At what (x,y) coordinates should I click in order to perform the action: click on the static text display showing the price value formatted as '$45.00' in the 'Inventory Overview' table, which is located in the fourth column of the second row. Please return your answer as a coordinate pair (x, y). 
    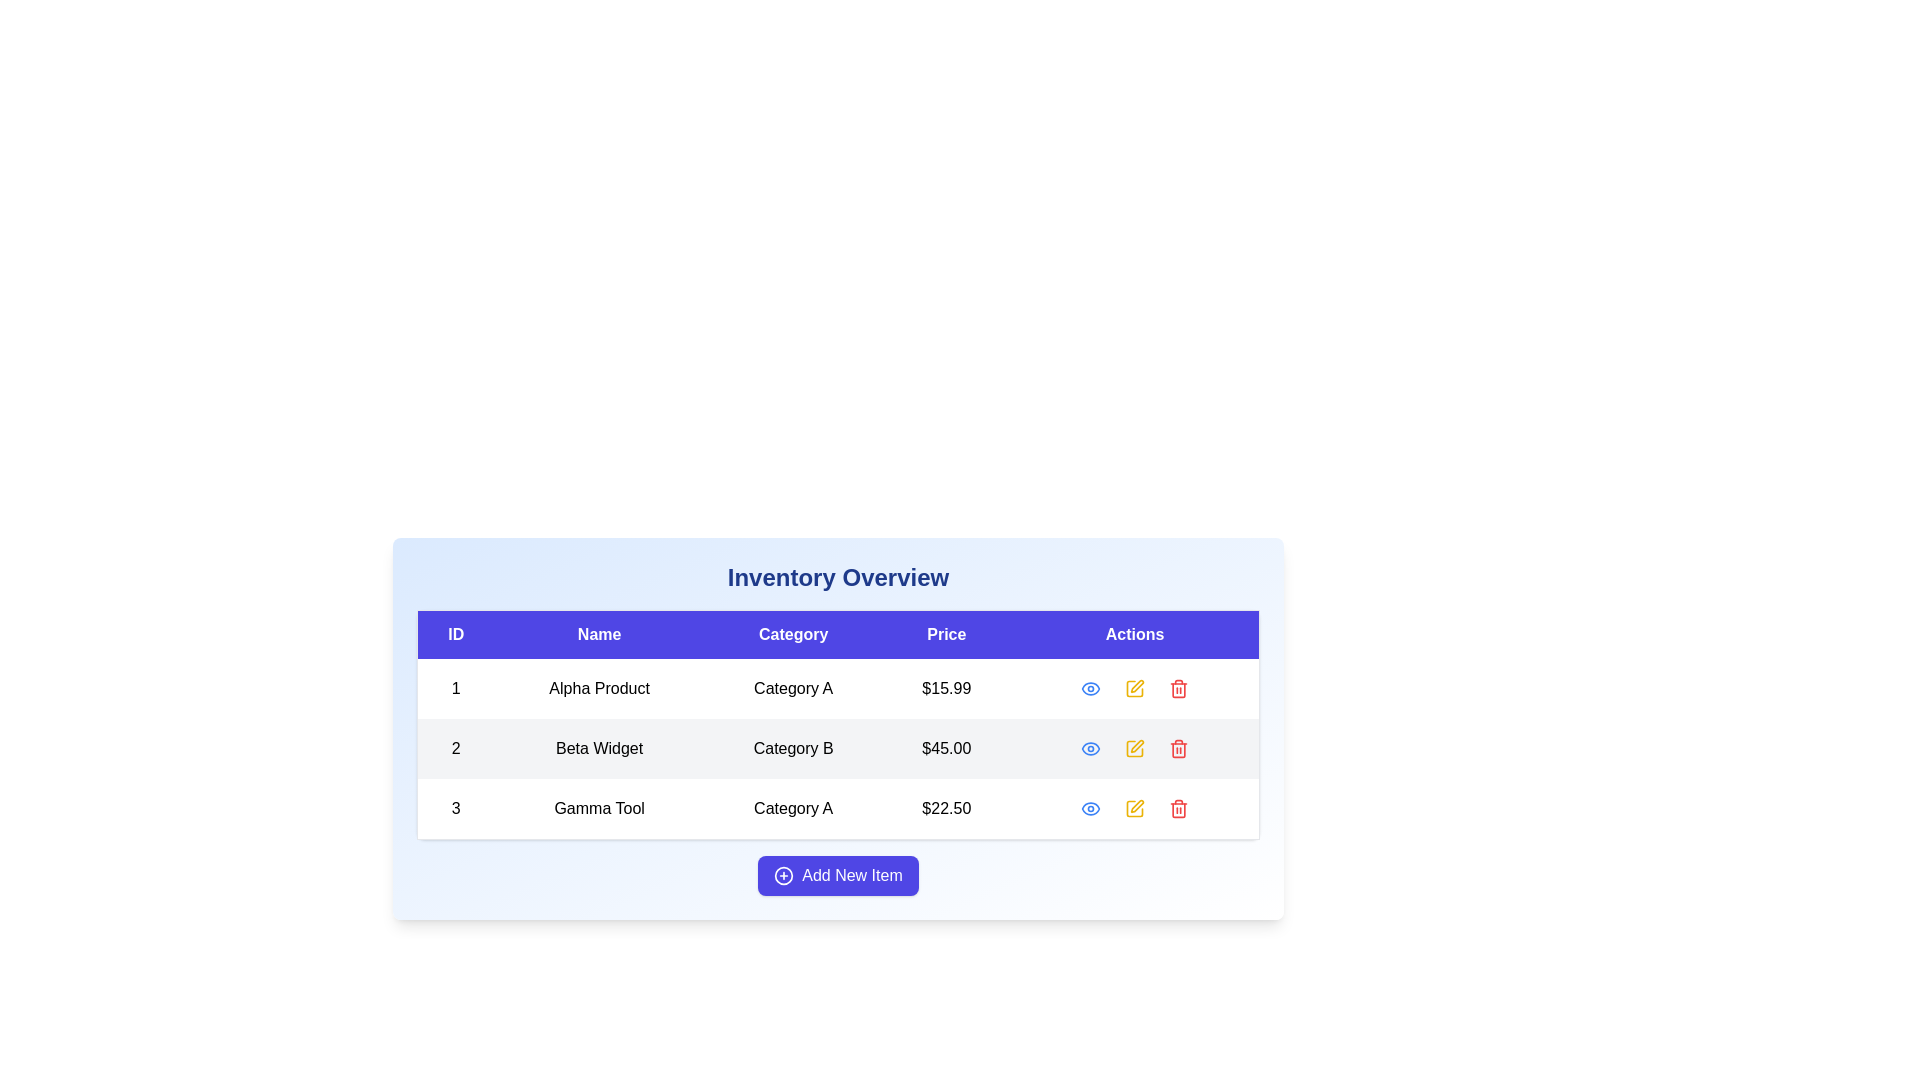
    Looking at the image, I should click on (945, 748).